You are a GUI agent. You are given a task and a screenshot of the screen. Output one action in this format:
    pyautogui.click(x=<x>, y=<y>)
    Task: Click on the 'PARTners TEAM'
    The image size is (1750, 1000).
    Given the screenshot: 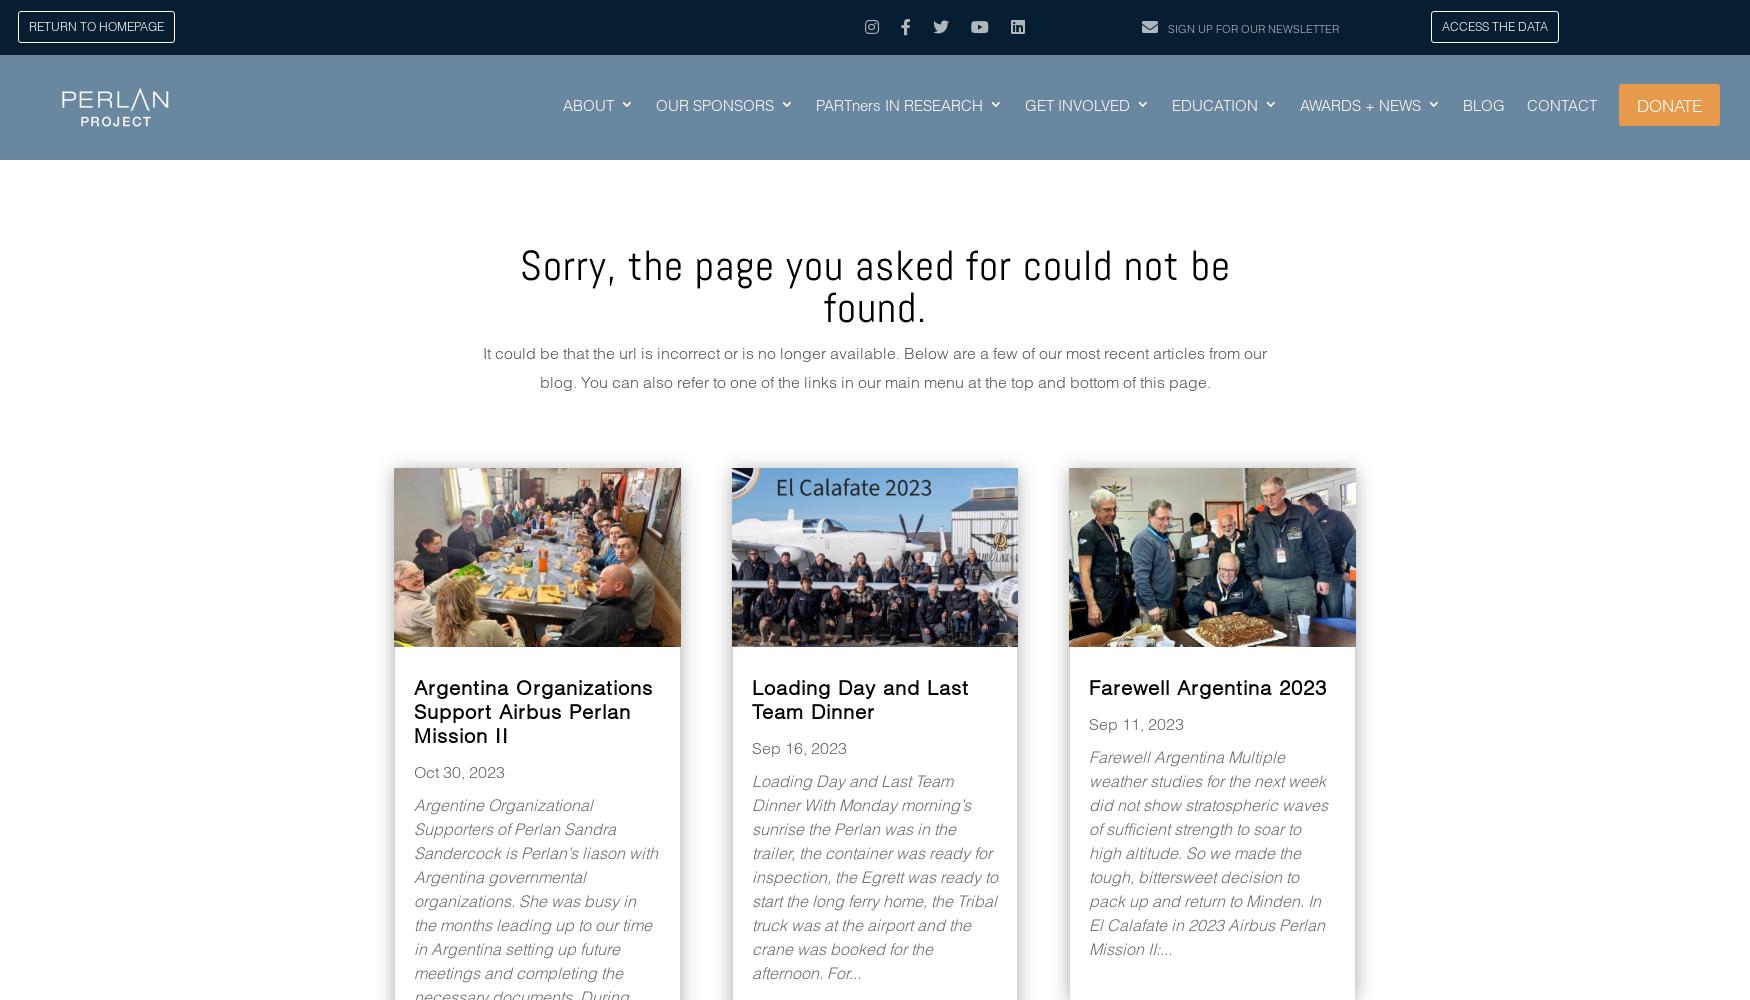 What is the action you would take?
    pyautogui.click(x=878, y=203)
    